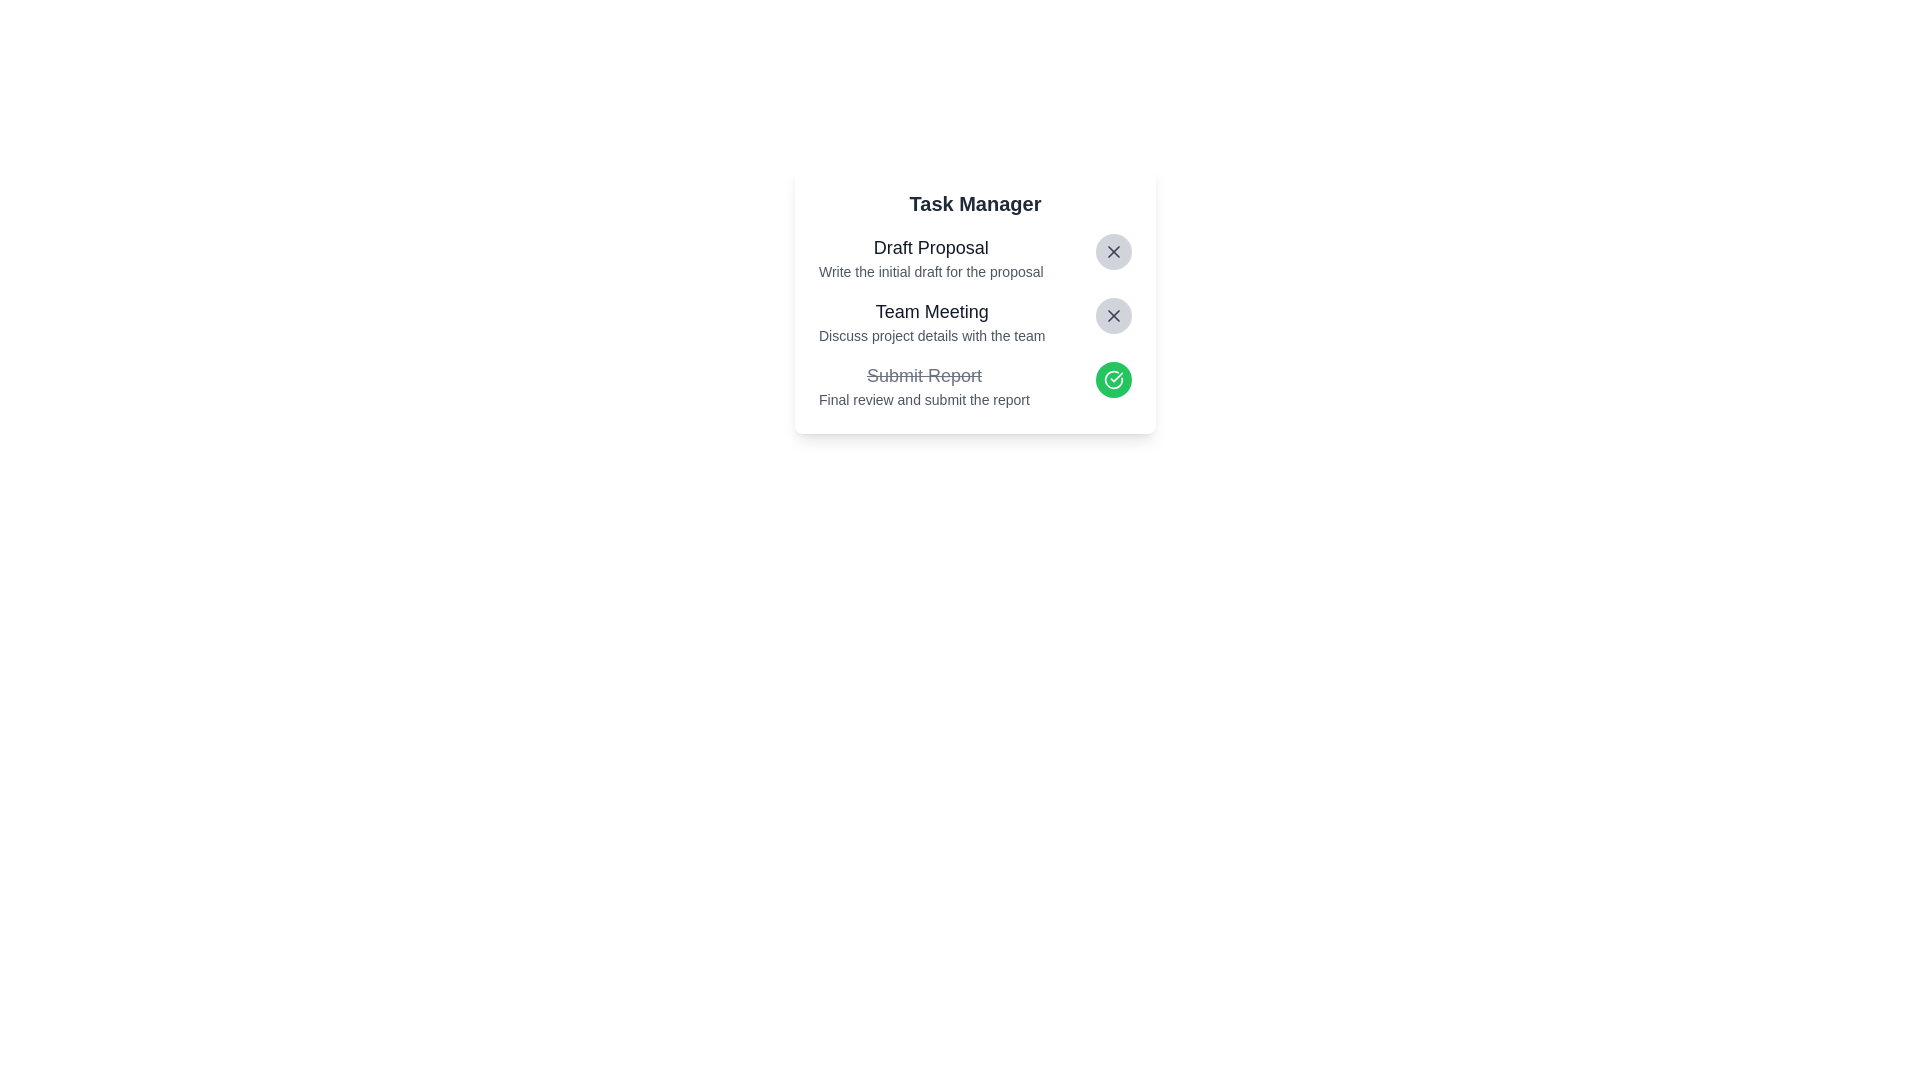 The image size is (1920, 1080). Describe the element at coordinates (931, 312) in the screenshot. I see `text from the Text Label that displays 'Team Meeting', which is a prominent header in bold and larger font, located centrally within the task description card` at that location.